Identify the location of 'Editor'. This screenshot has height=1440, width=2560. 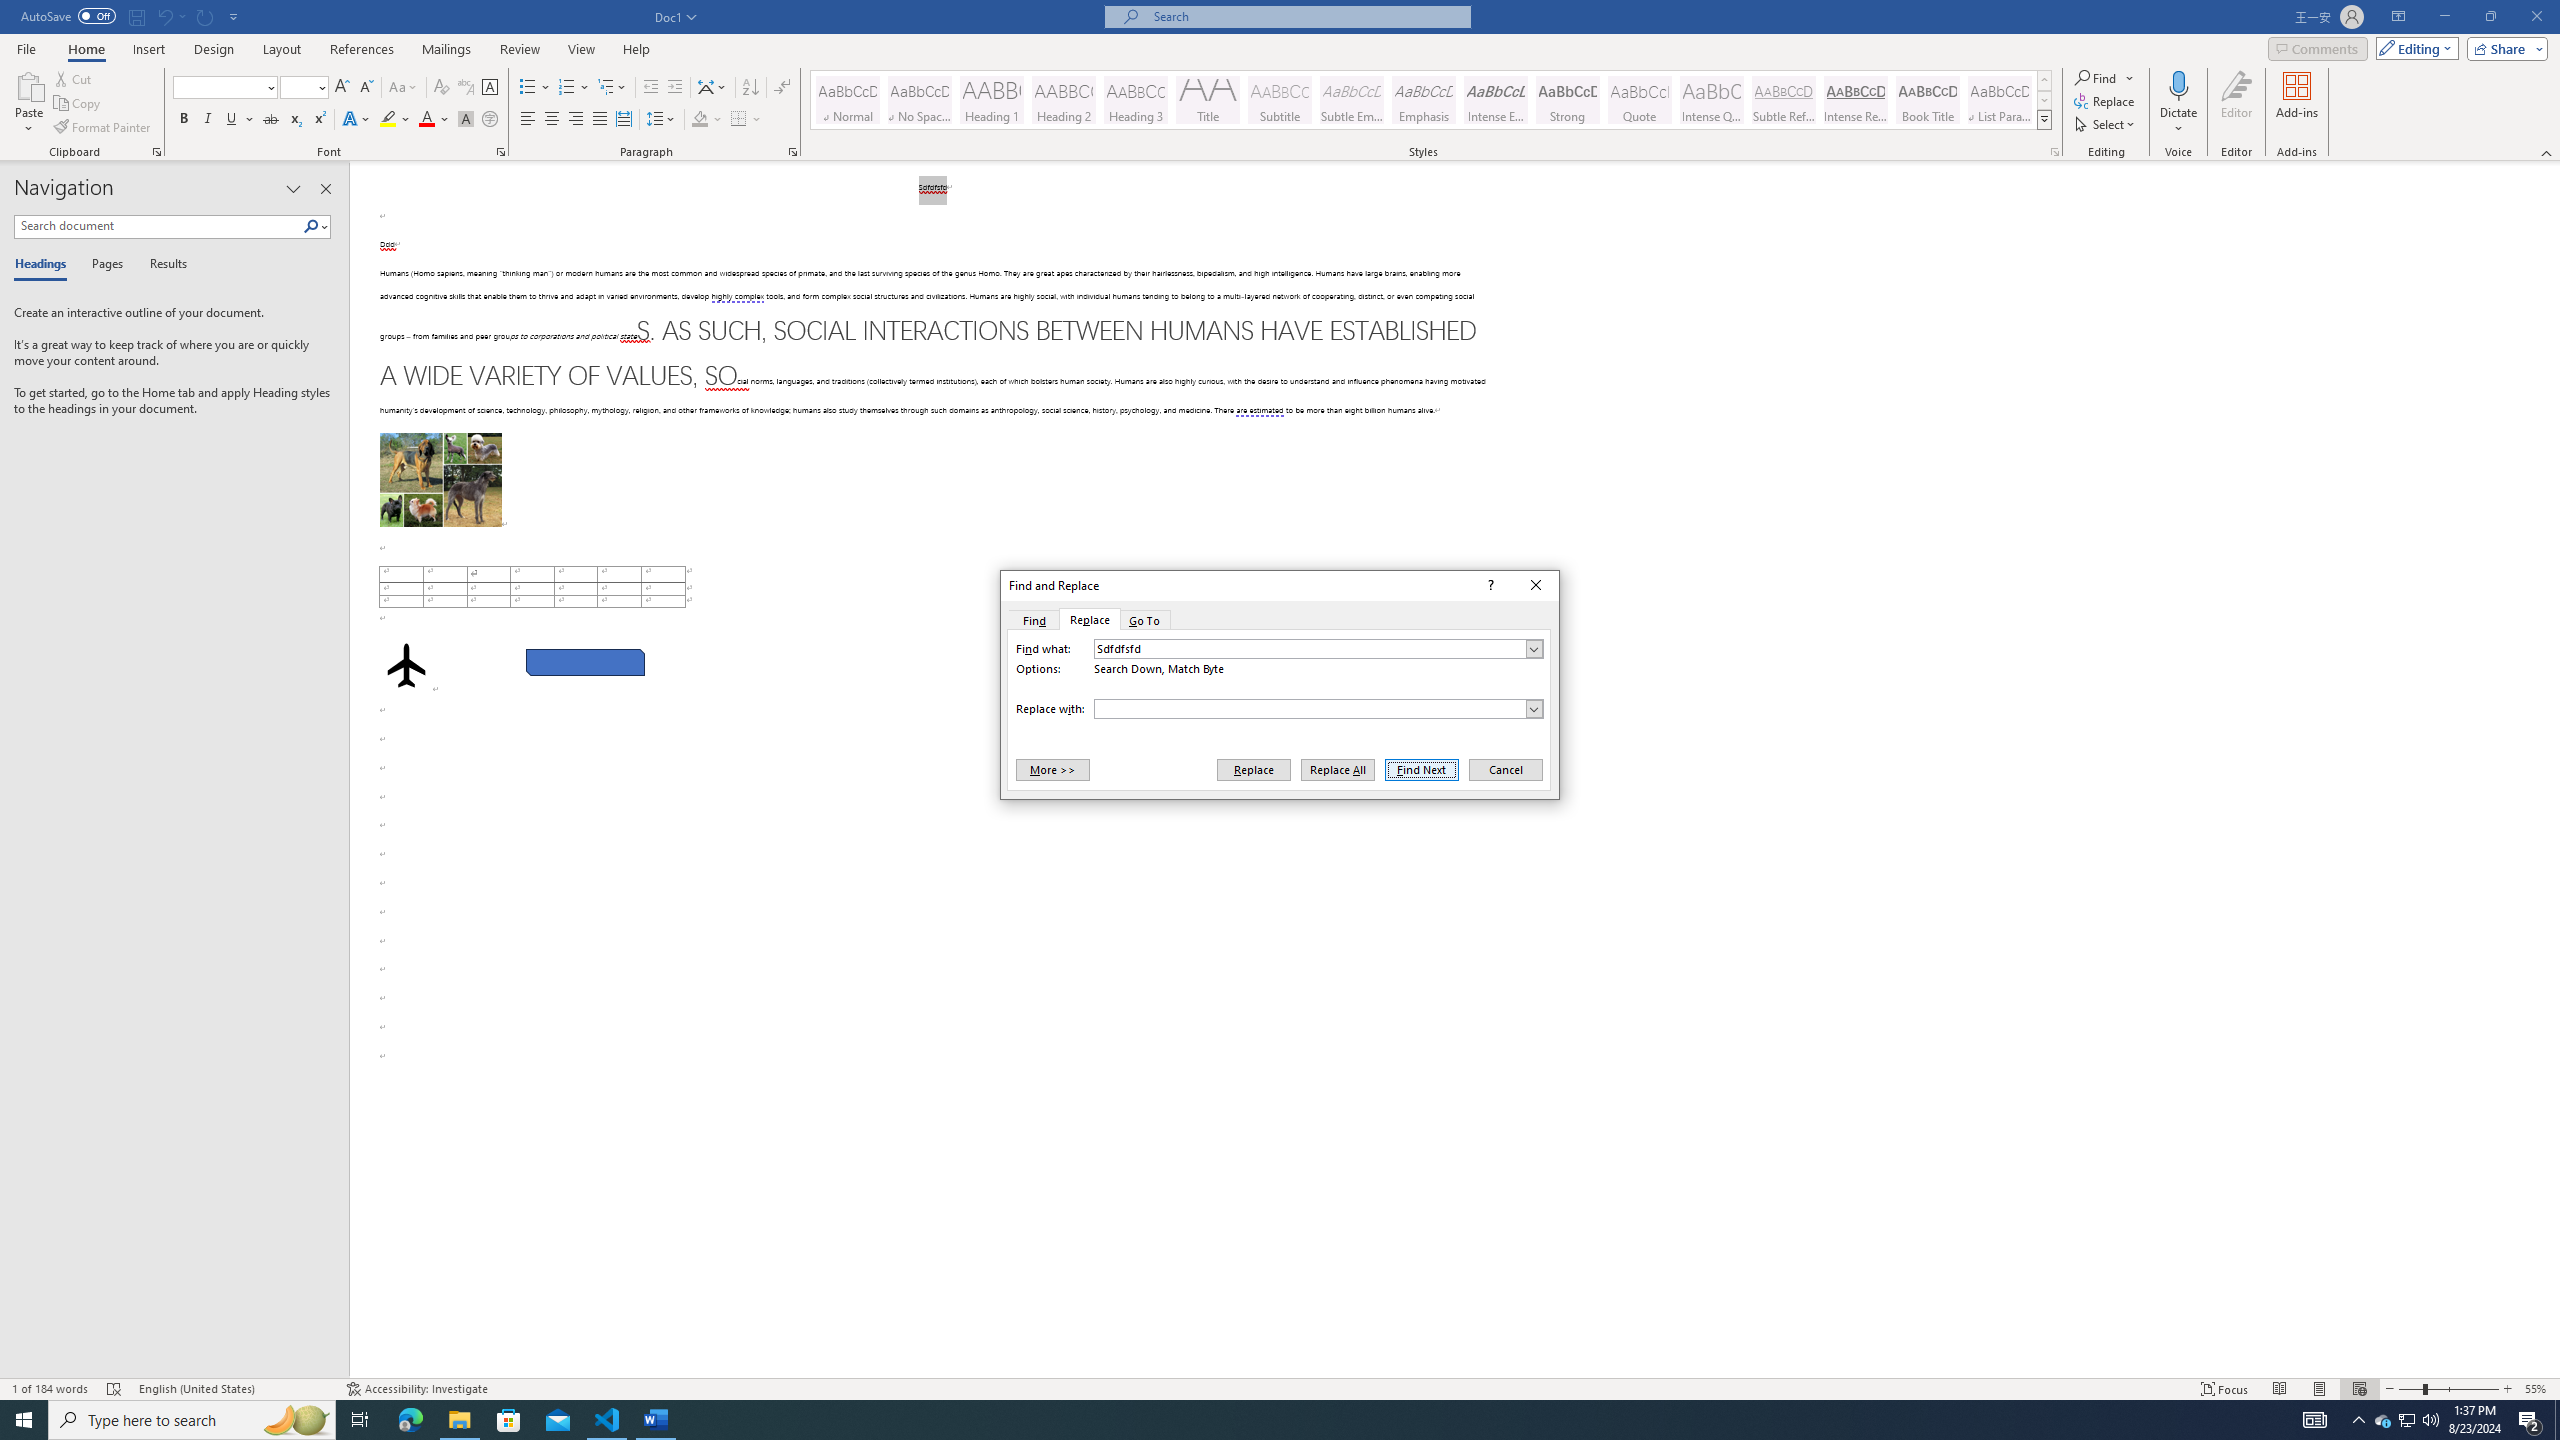
(2237, 103).